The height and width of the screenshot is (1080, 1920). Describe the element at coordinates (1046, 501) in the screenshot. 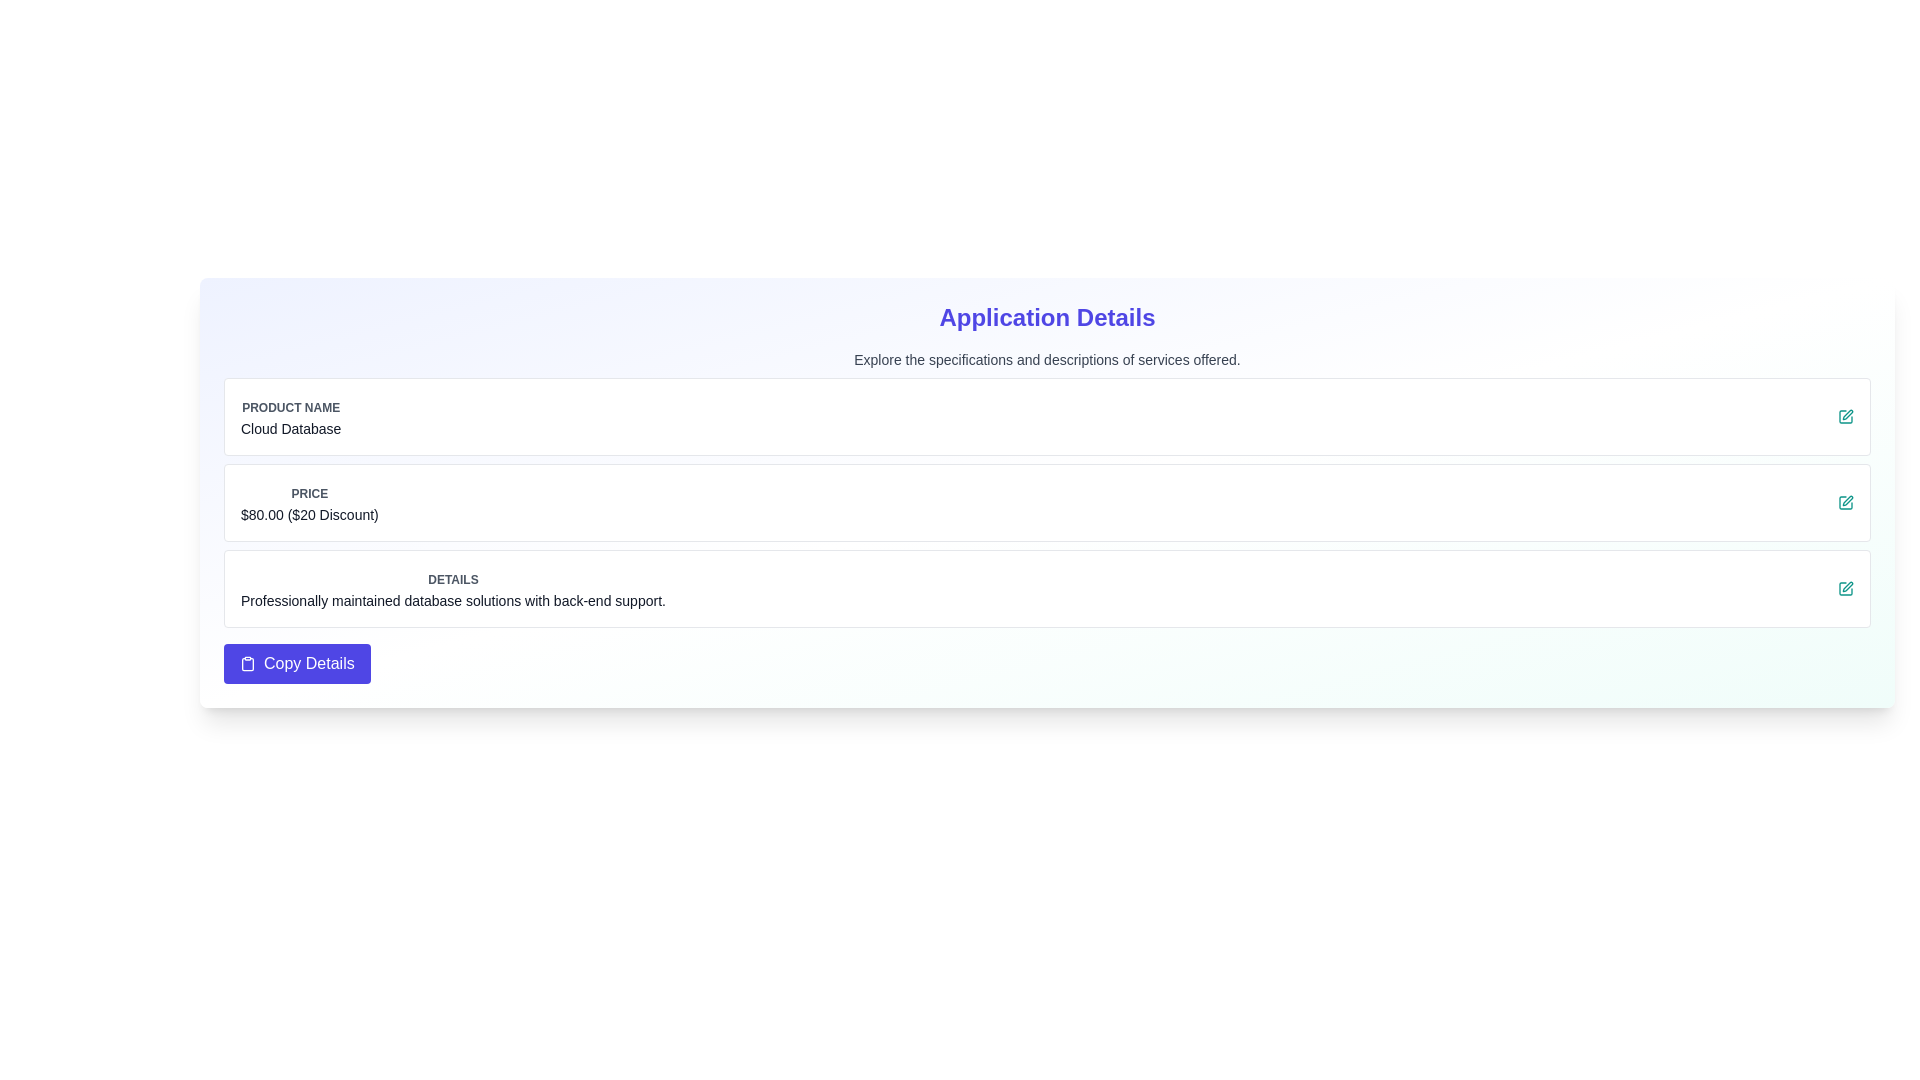

I see `the informative block that displays pricing information for a product or service, positioned between the 'Product Name' and 'Details' sections` at that location.